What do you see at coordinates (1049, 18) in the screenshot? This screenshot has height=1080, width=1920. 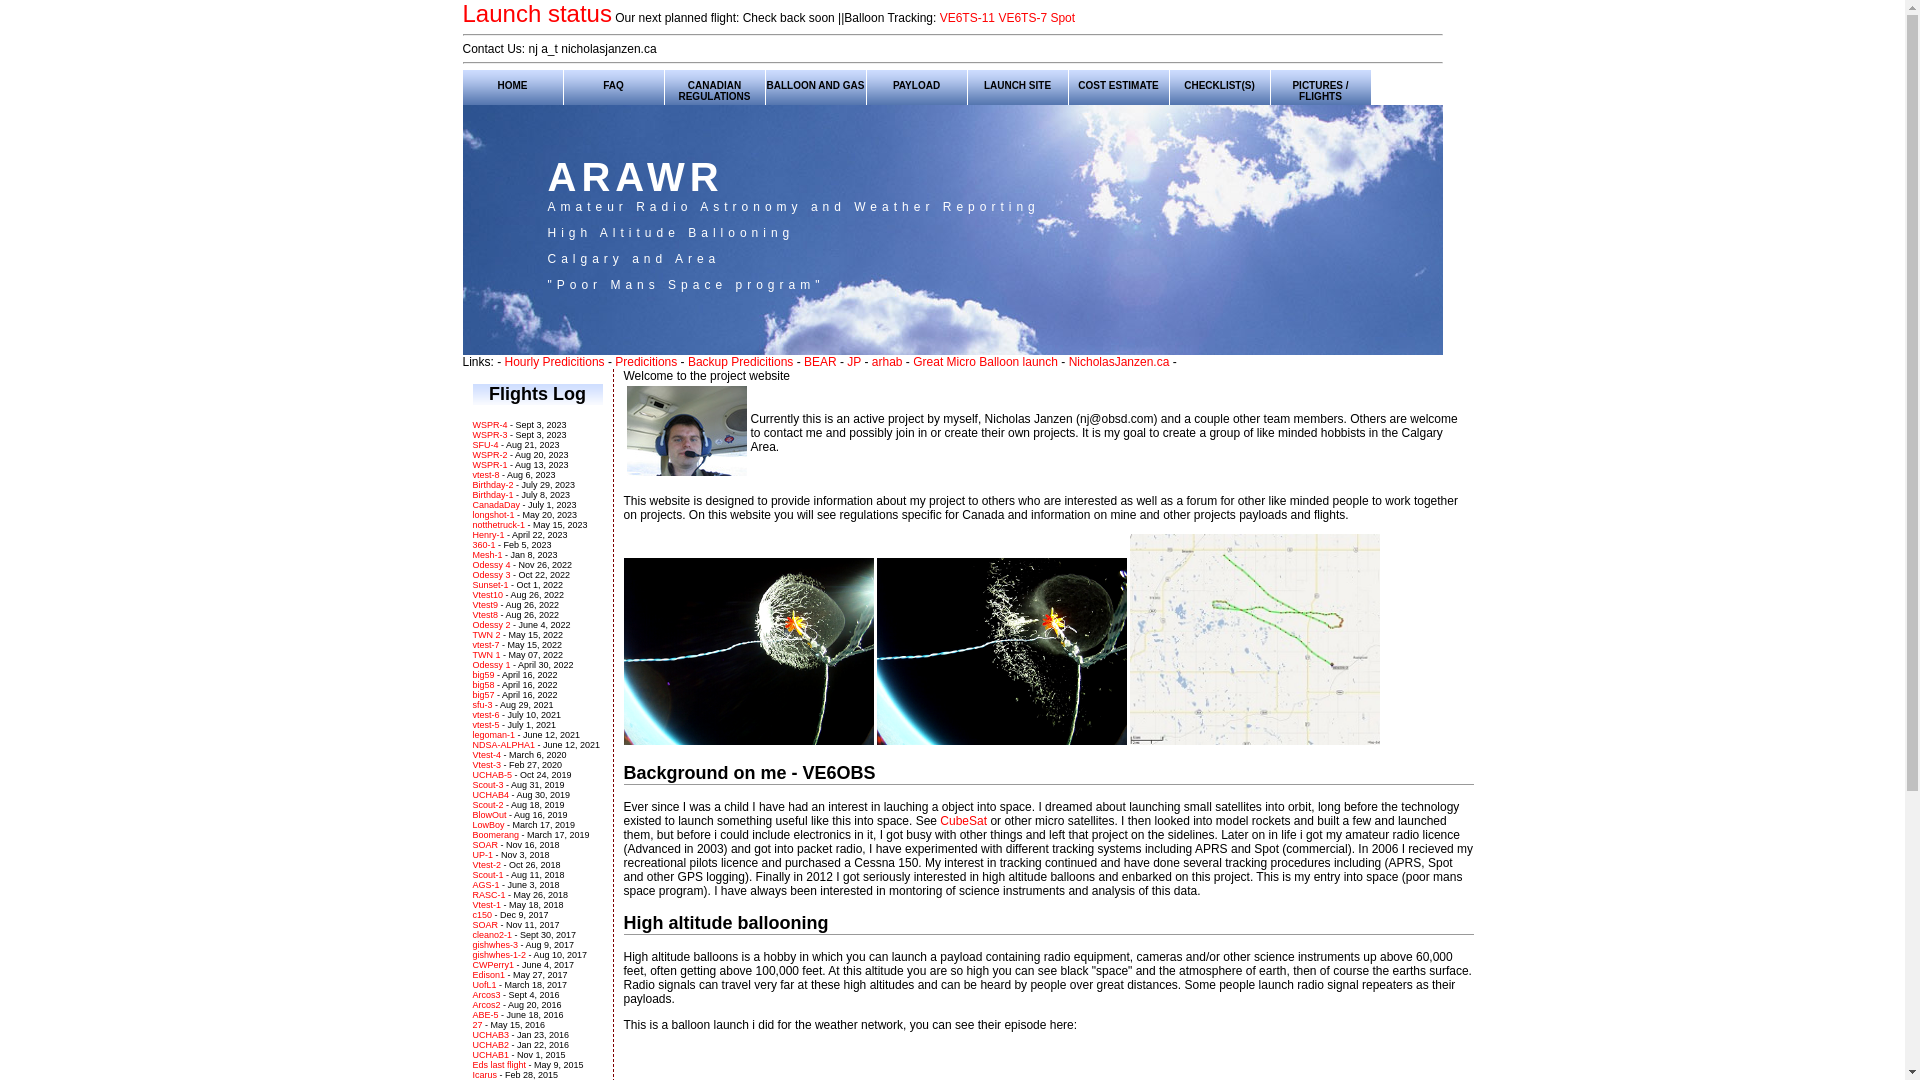 I see `'Spot'` at bounding box center [1049, 18].